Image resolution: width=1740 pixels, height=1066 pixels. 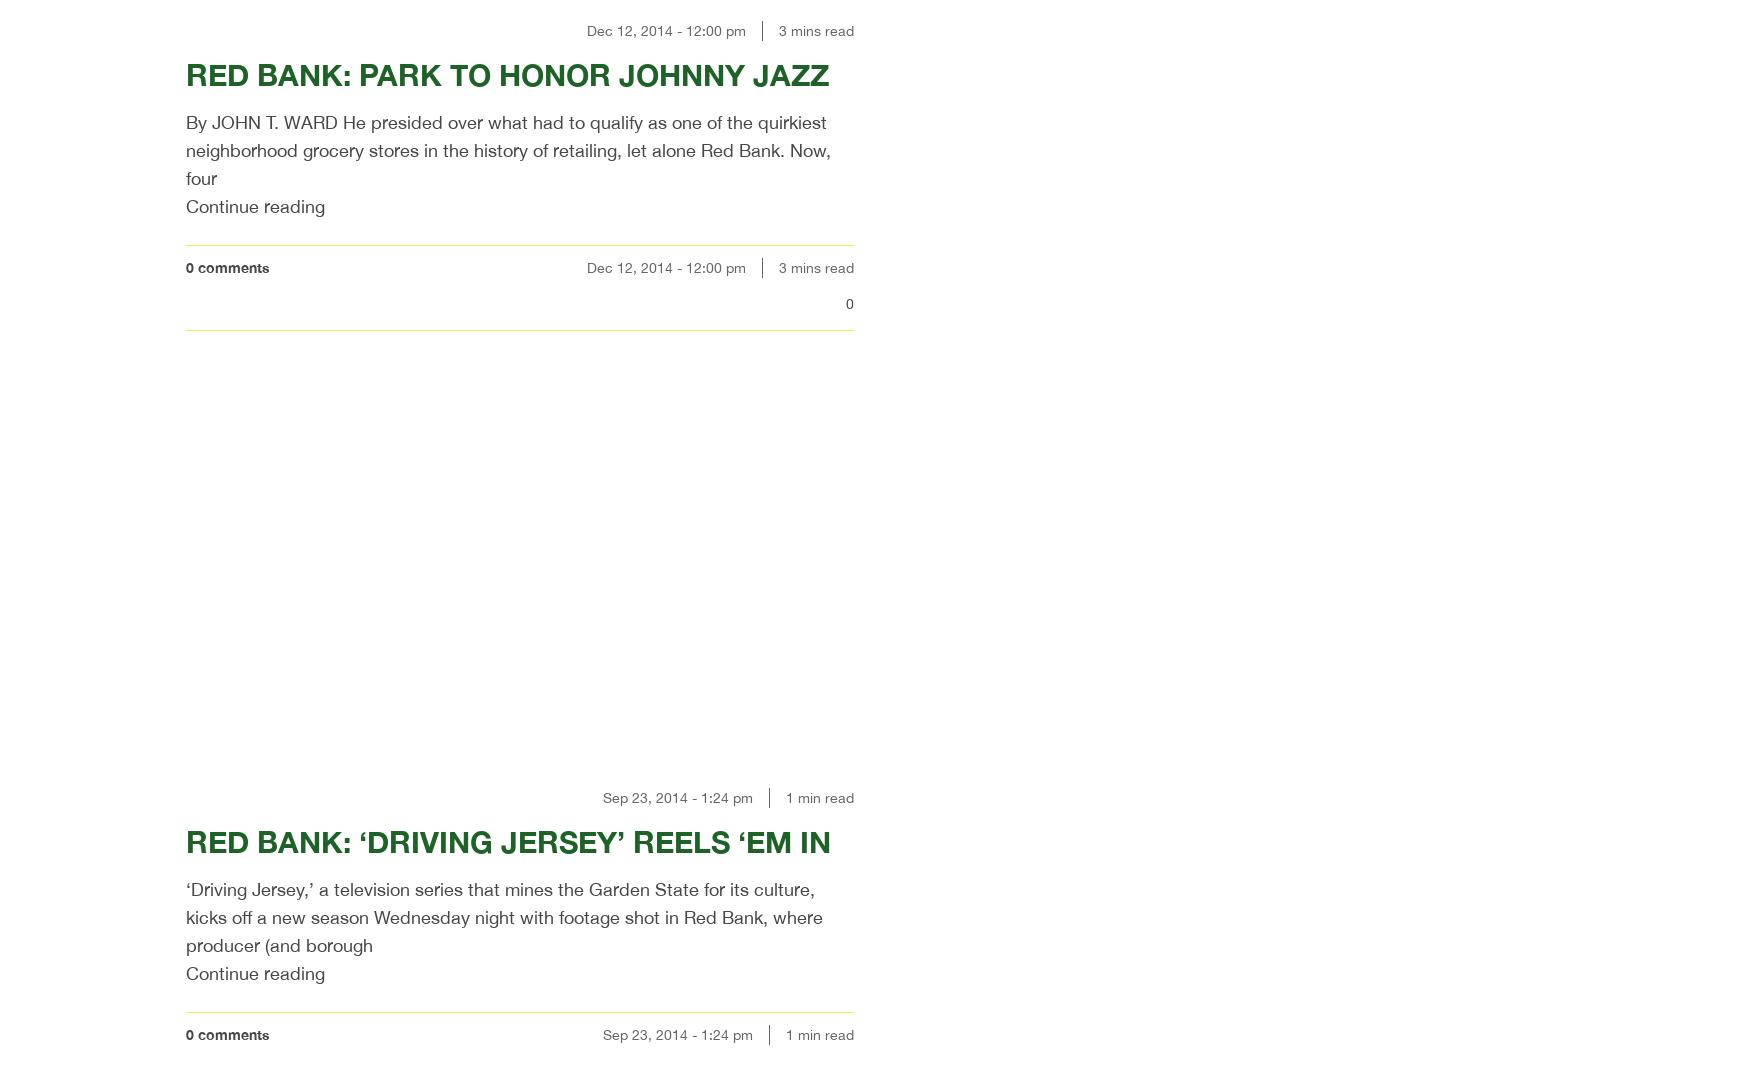 I want to click on 'RED BANK: PARK TO HONOR JOHNNY JAZZ', so click(x=506, y=74).